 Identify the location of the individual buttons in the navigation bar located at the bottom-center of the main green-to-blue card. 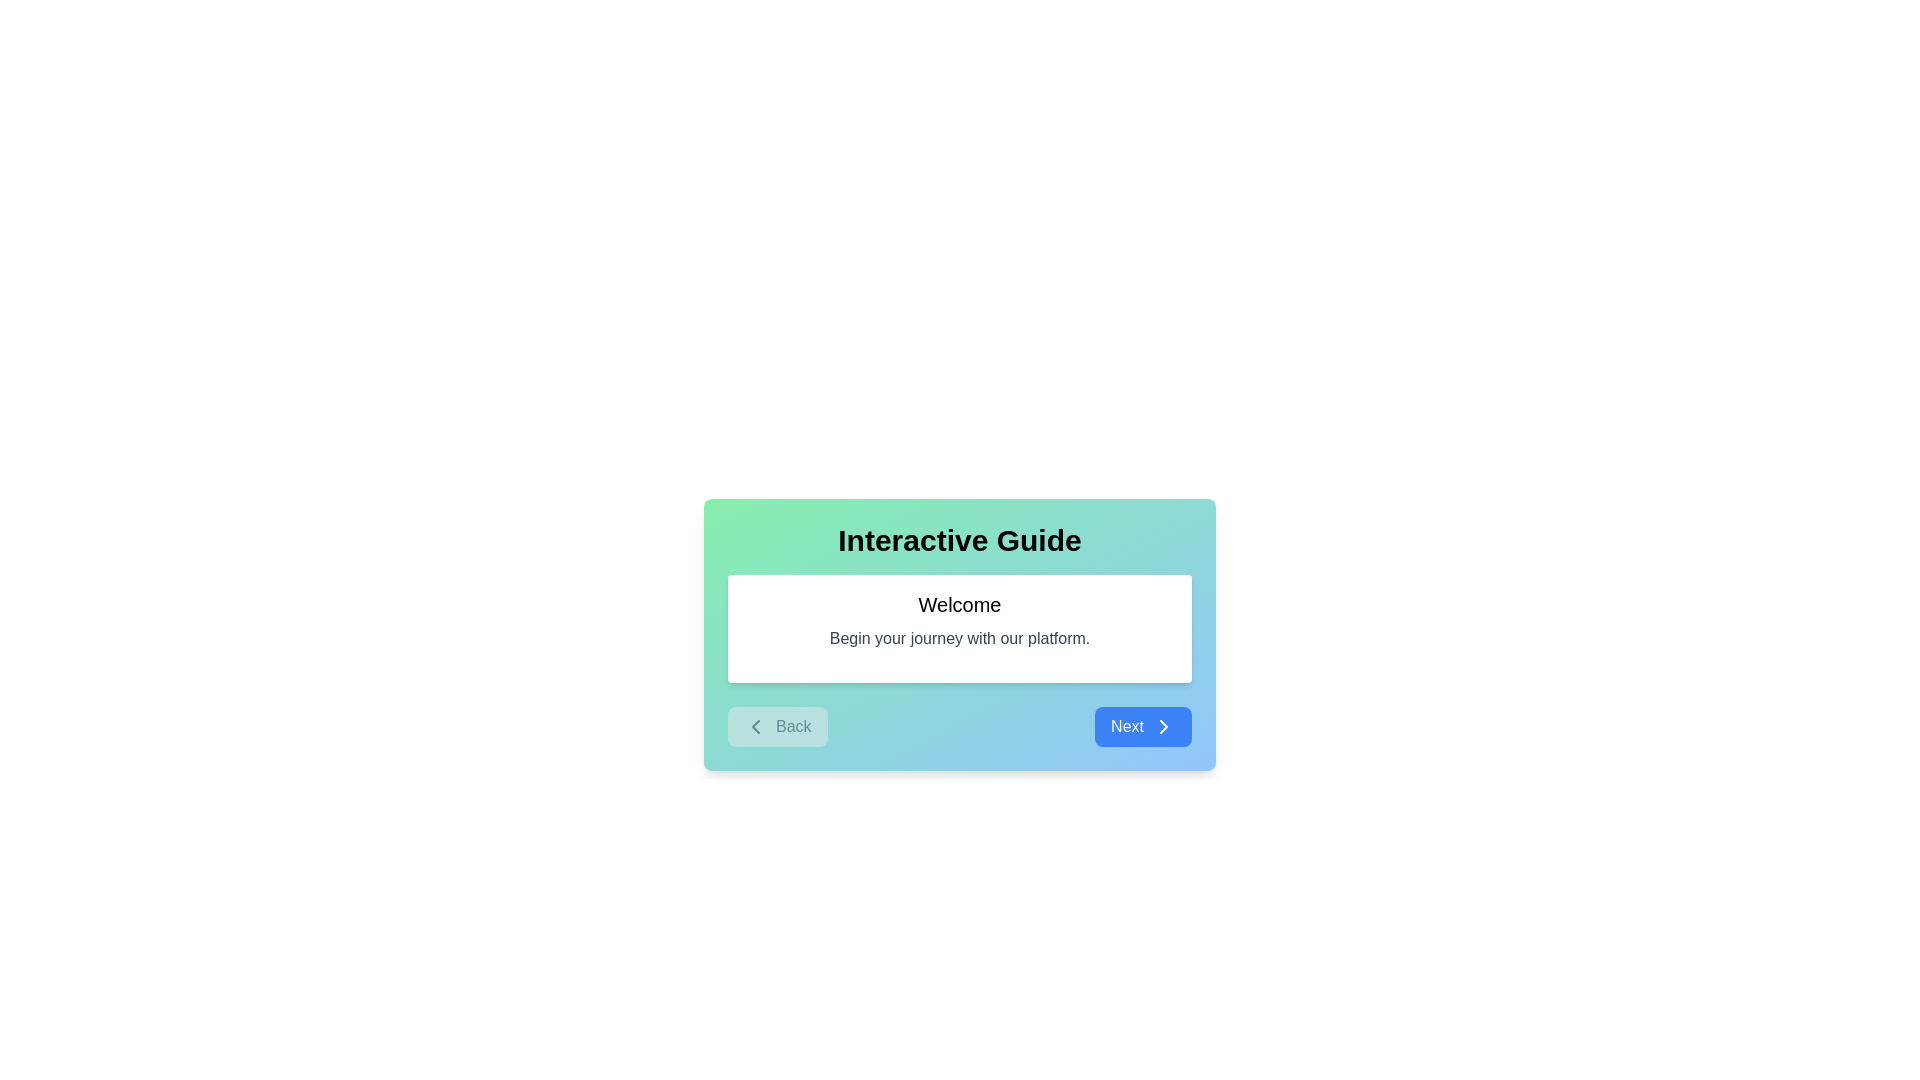
(960, 726).